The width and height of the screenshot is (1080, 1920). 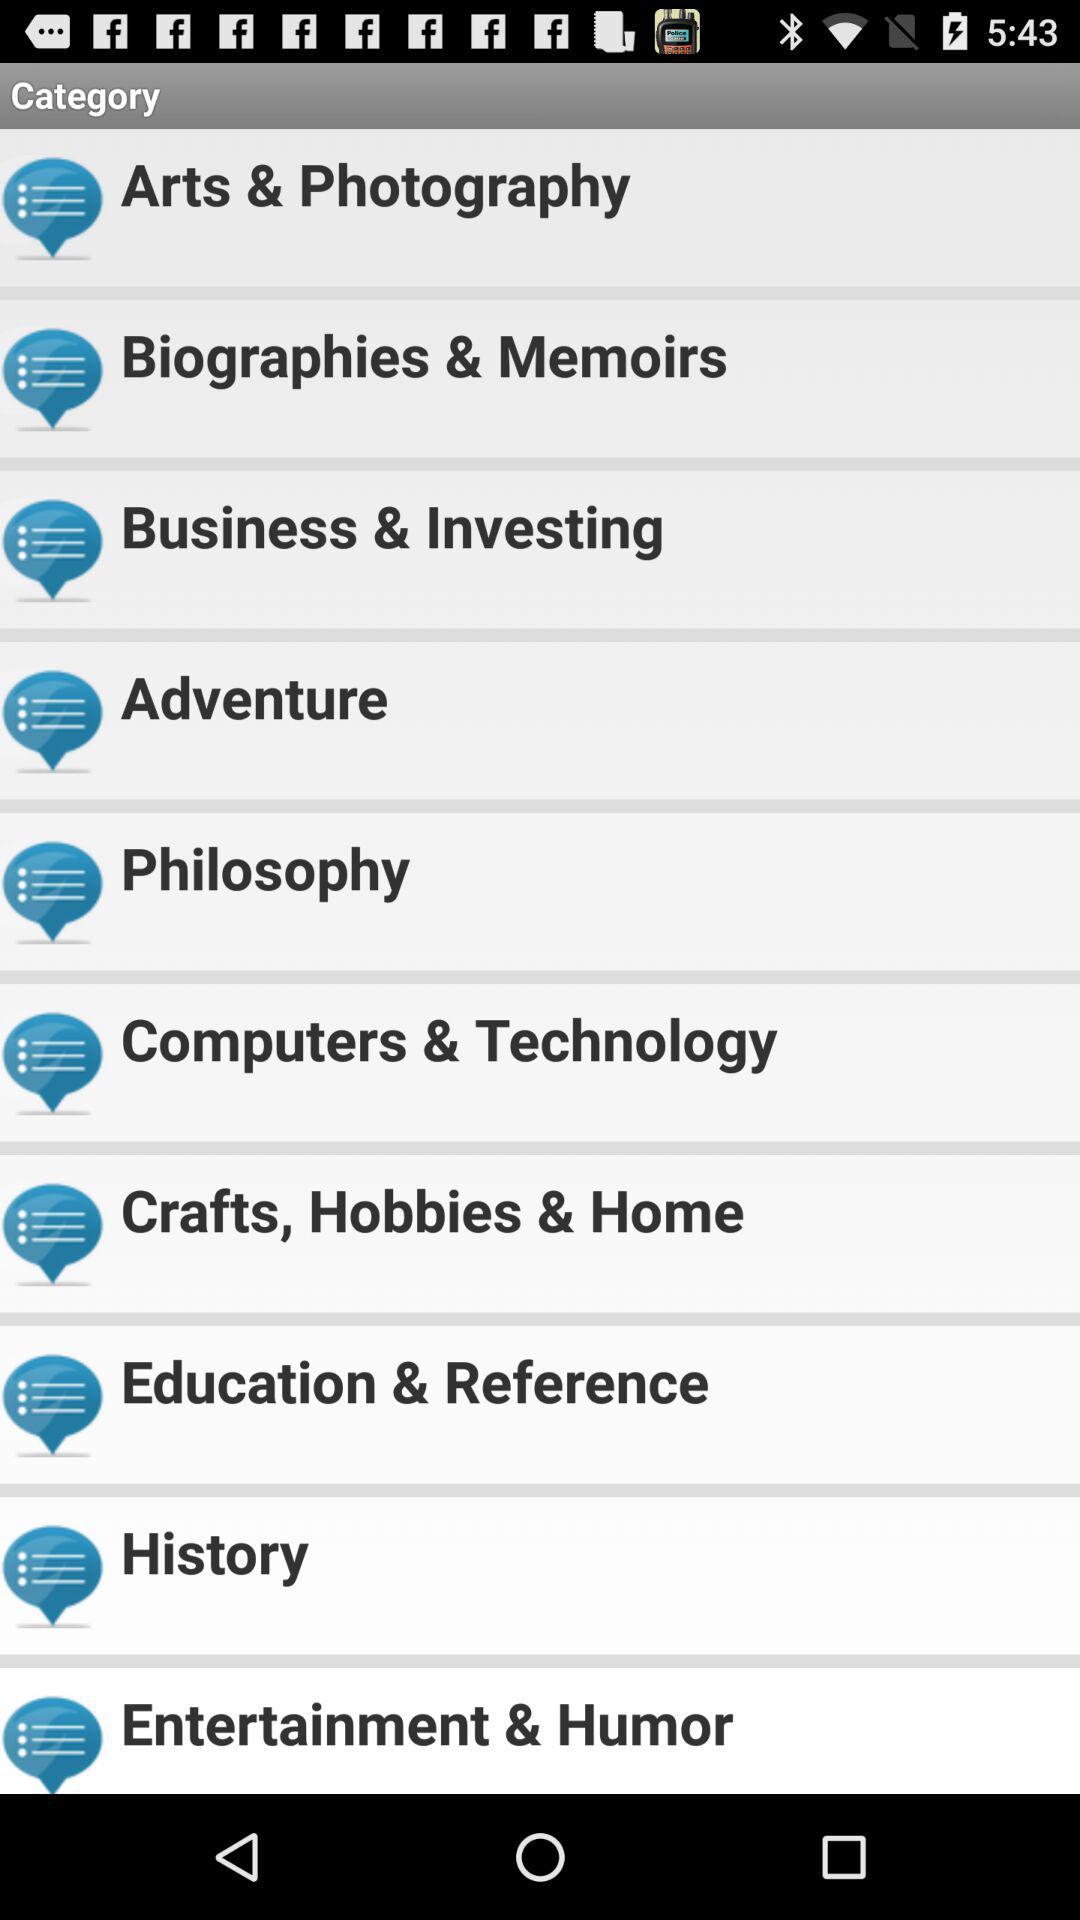 I want to click on the education & reference icon, so click(x=591, y=1371).